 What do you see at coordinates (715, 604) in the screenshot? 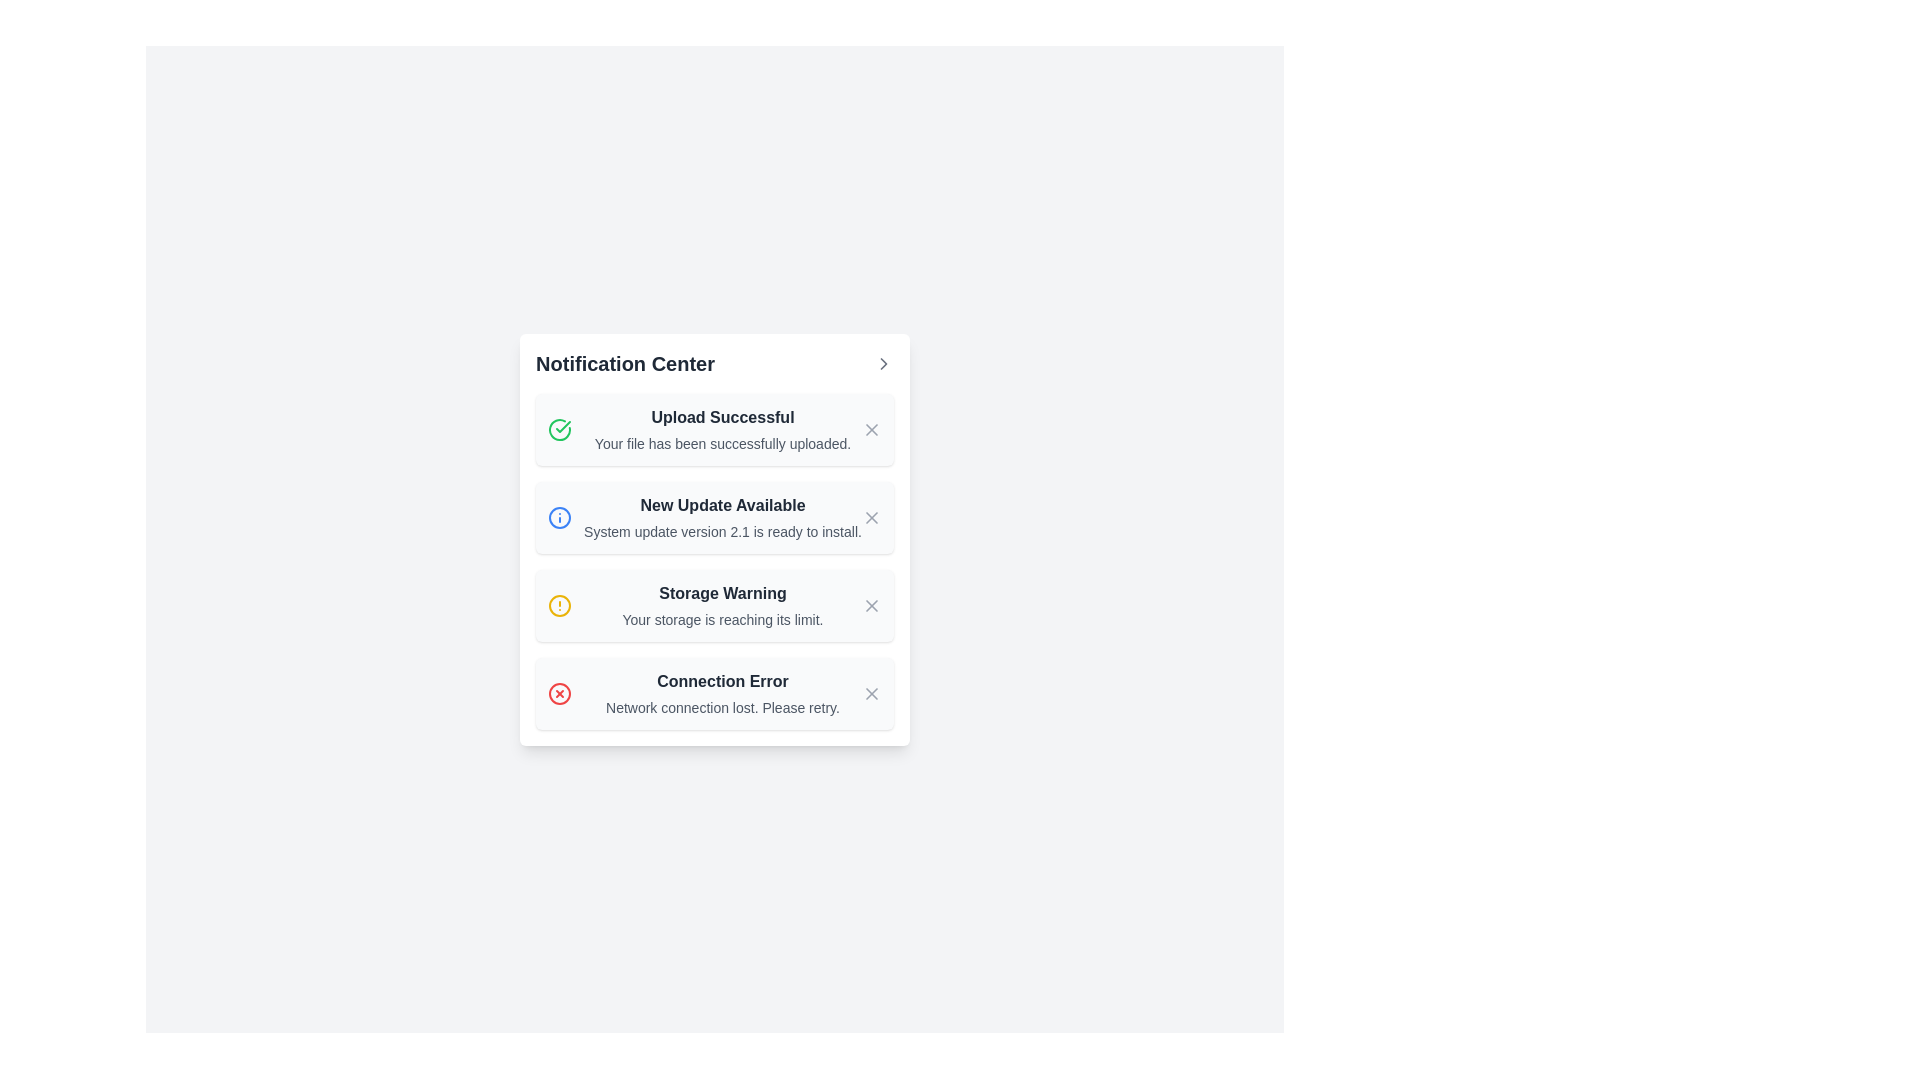
I see `the warning notification about storage usage nearing its limit, which includes a dismiss button and is located in the Notification Center` at bounding box center [715, 604].